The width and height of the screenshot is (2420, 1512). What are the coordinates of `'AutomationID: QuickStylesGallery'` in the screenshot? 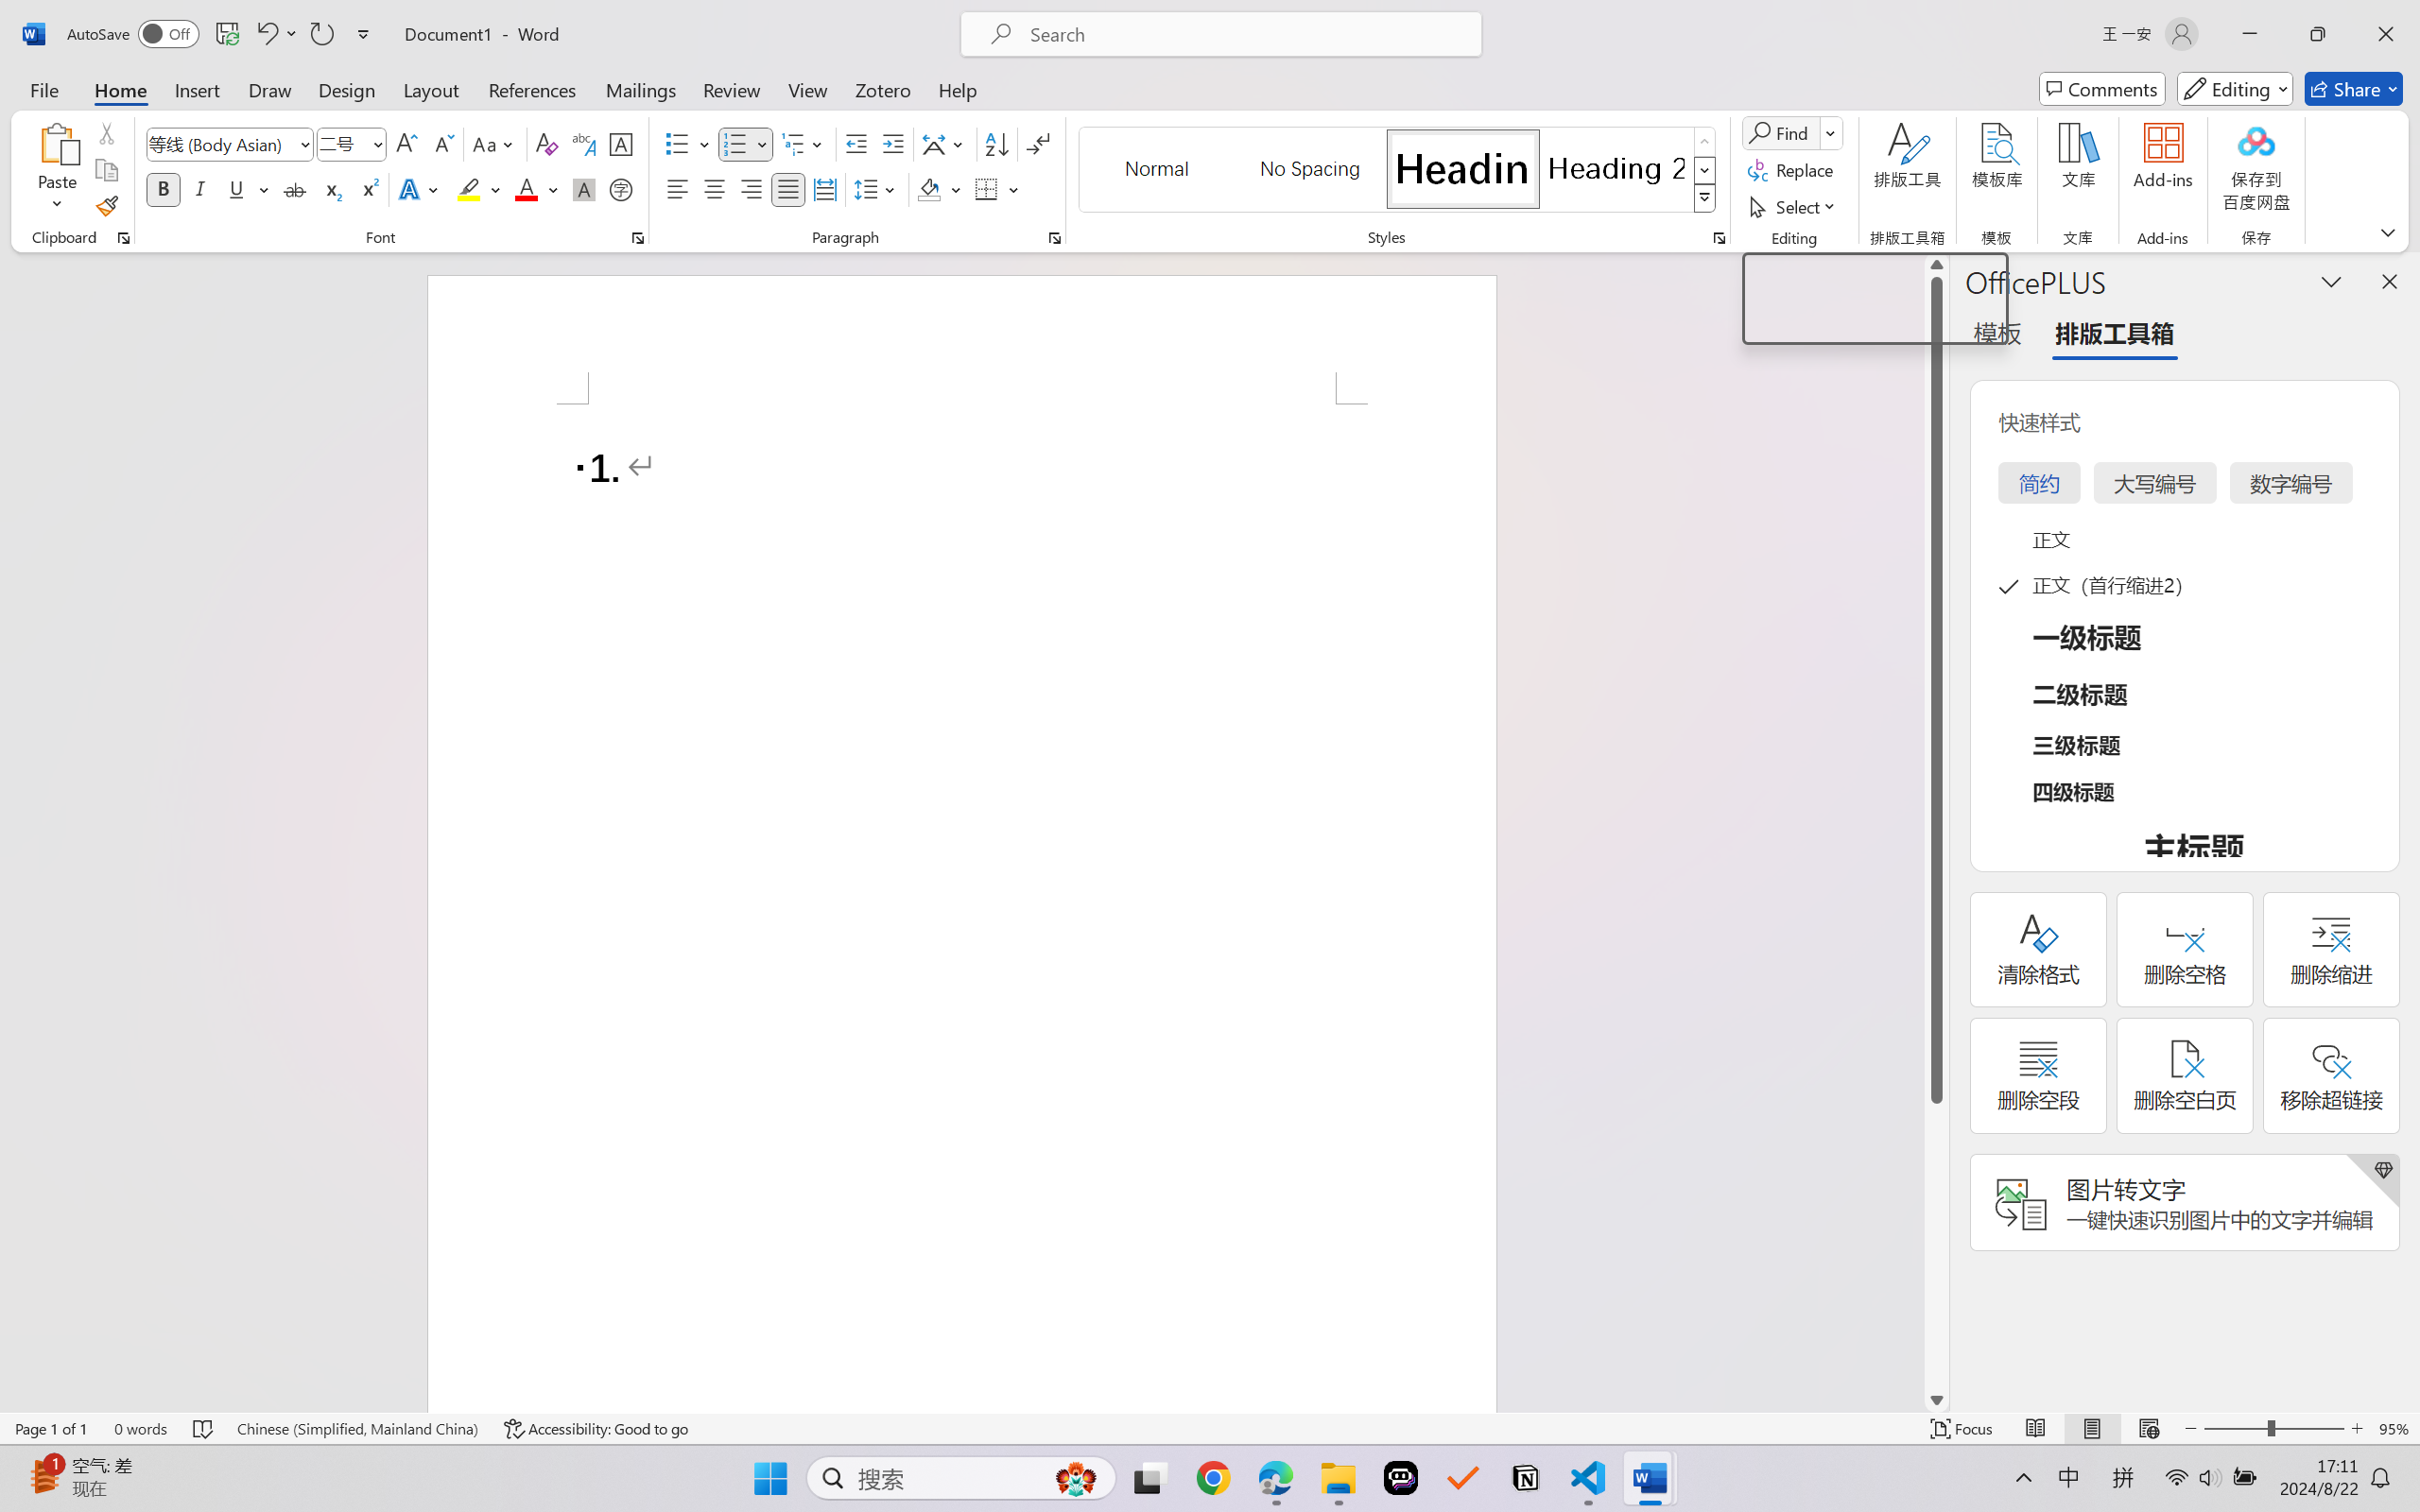 It's located at (1397, 170).